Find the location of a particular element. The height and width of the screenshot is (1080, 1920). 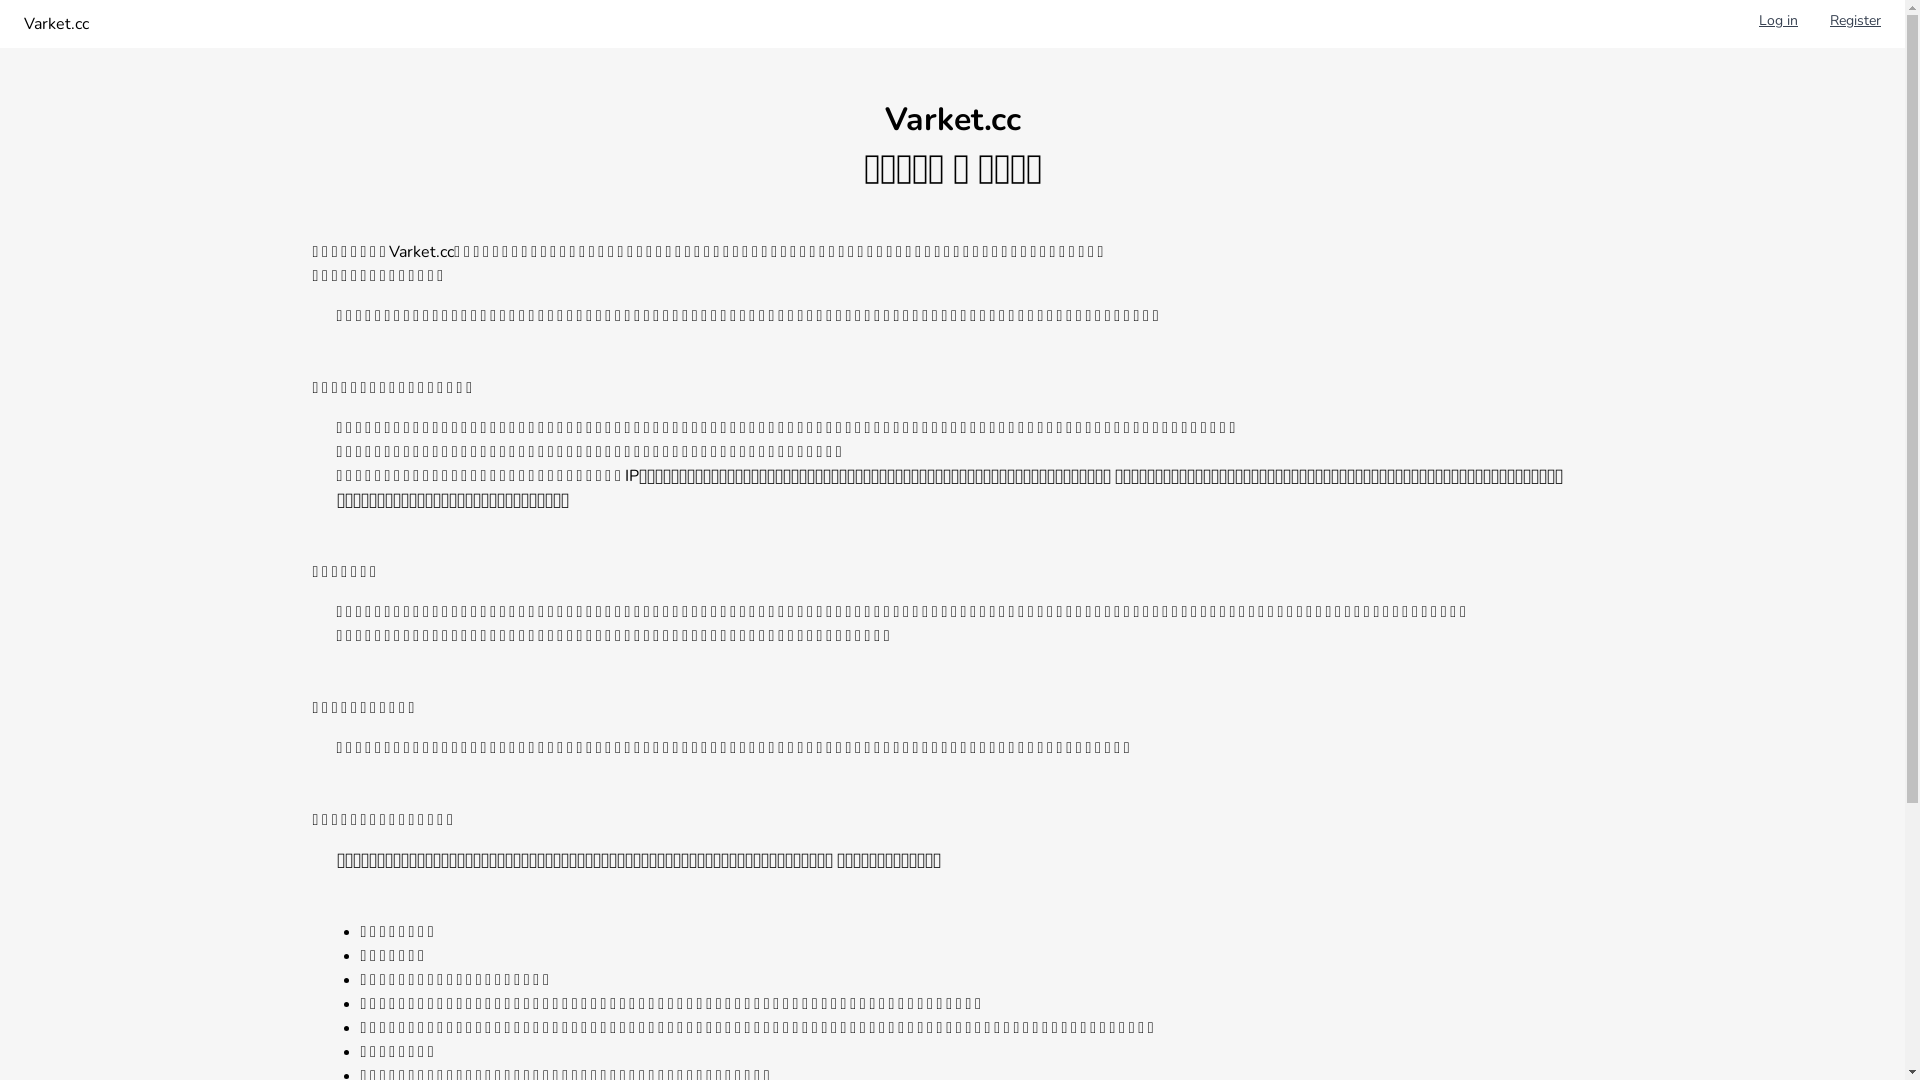

'Varket.cc' is located at coordinates (56, 23).